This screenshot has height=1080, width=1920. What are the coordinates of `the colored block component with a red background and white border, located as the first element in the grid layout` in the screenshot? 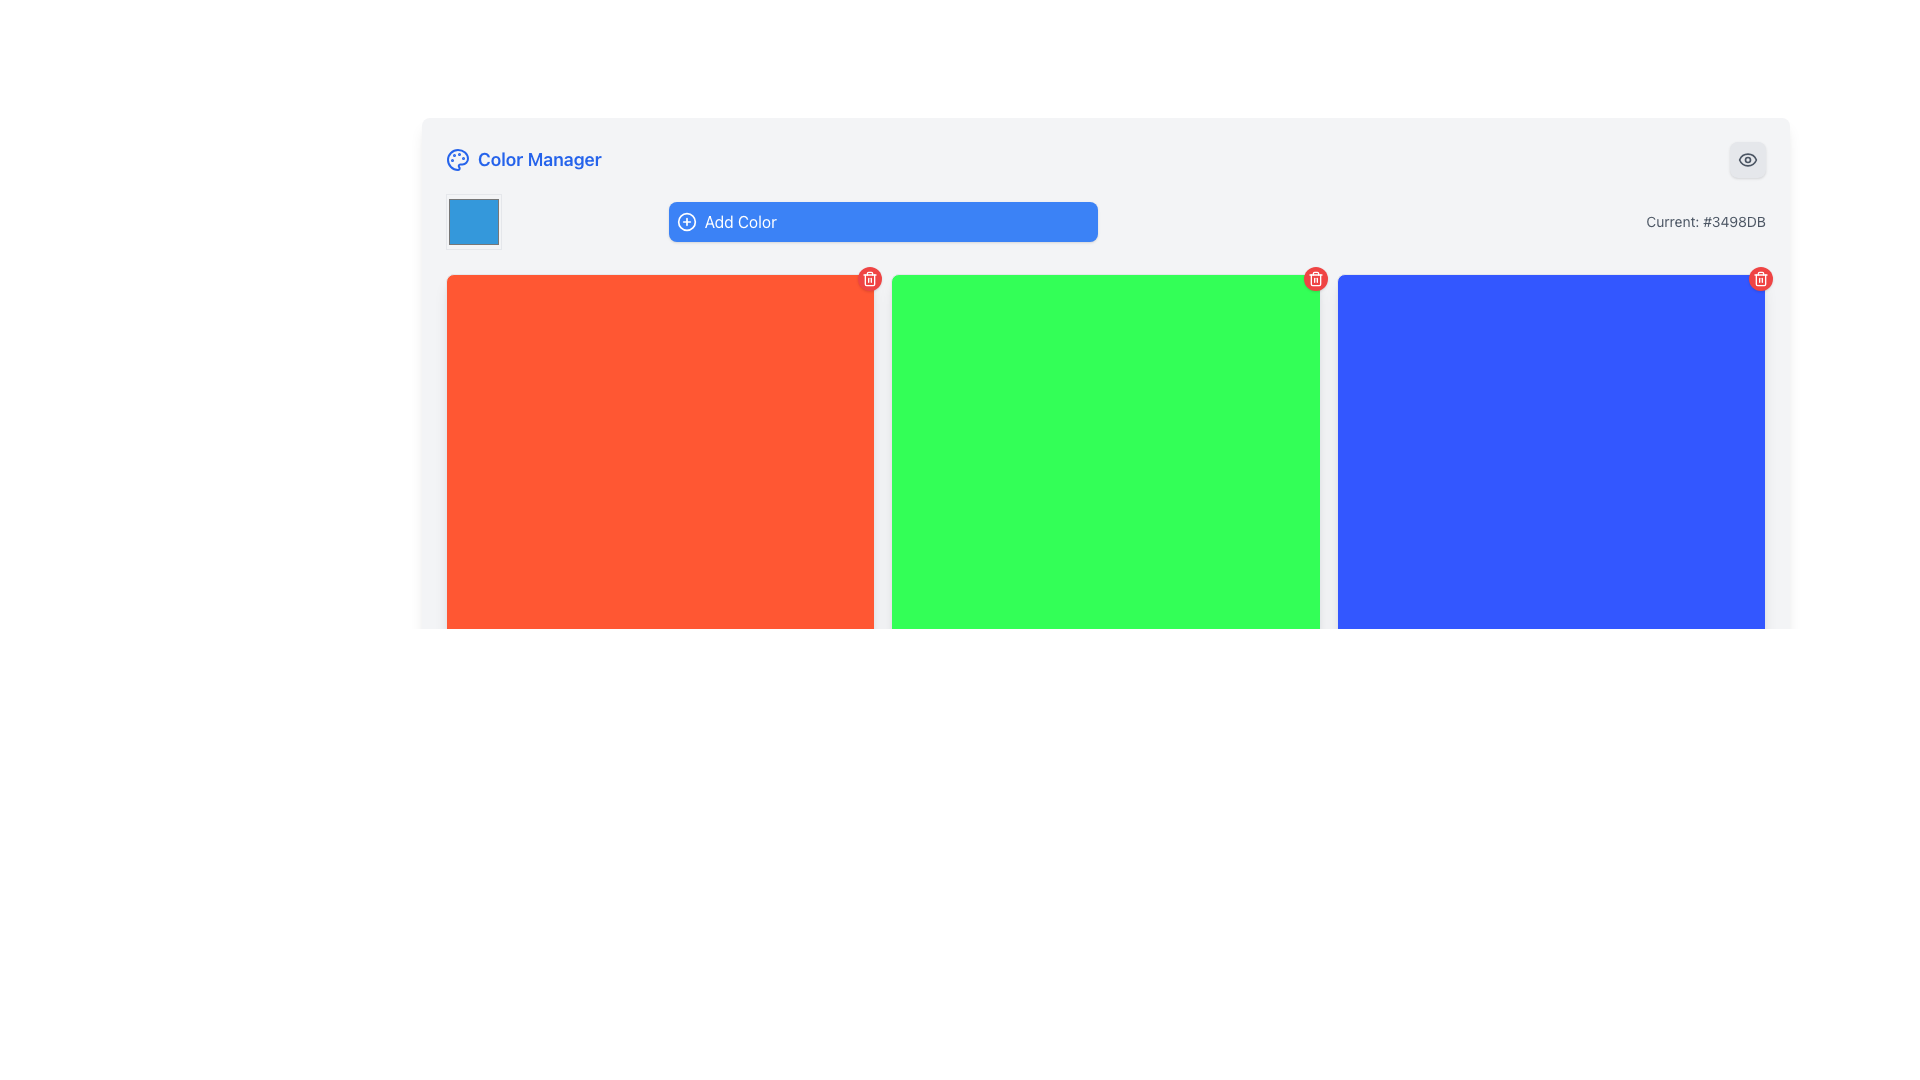 It's located at (660, 488).